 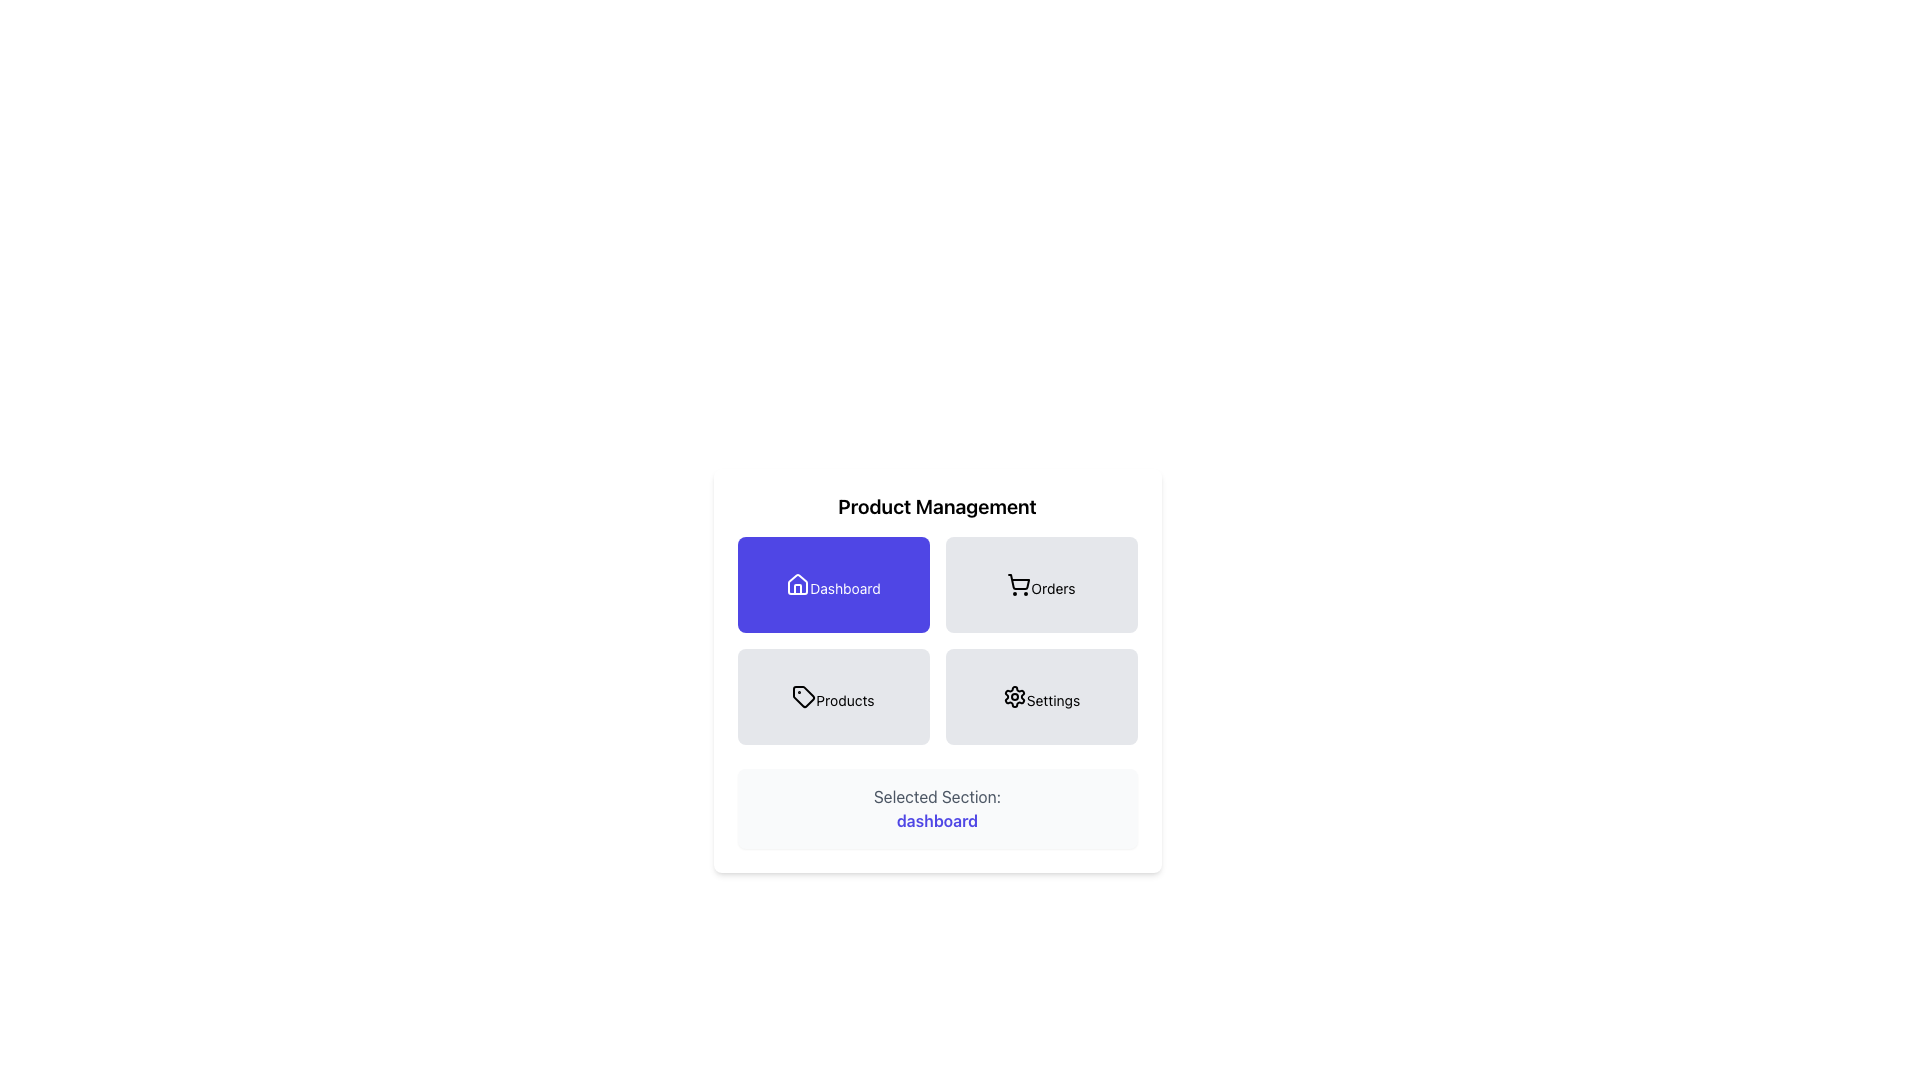 I want to click on the 'Products' button located in the bottom-left cell of the grid under 'Product Management' to trigger the hover effect, so click(x=833, y=696).